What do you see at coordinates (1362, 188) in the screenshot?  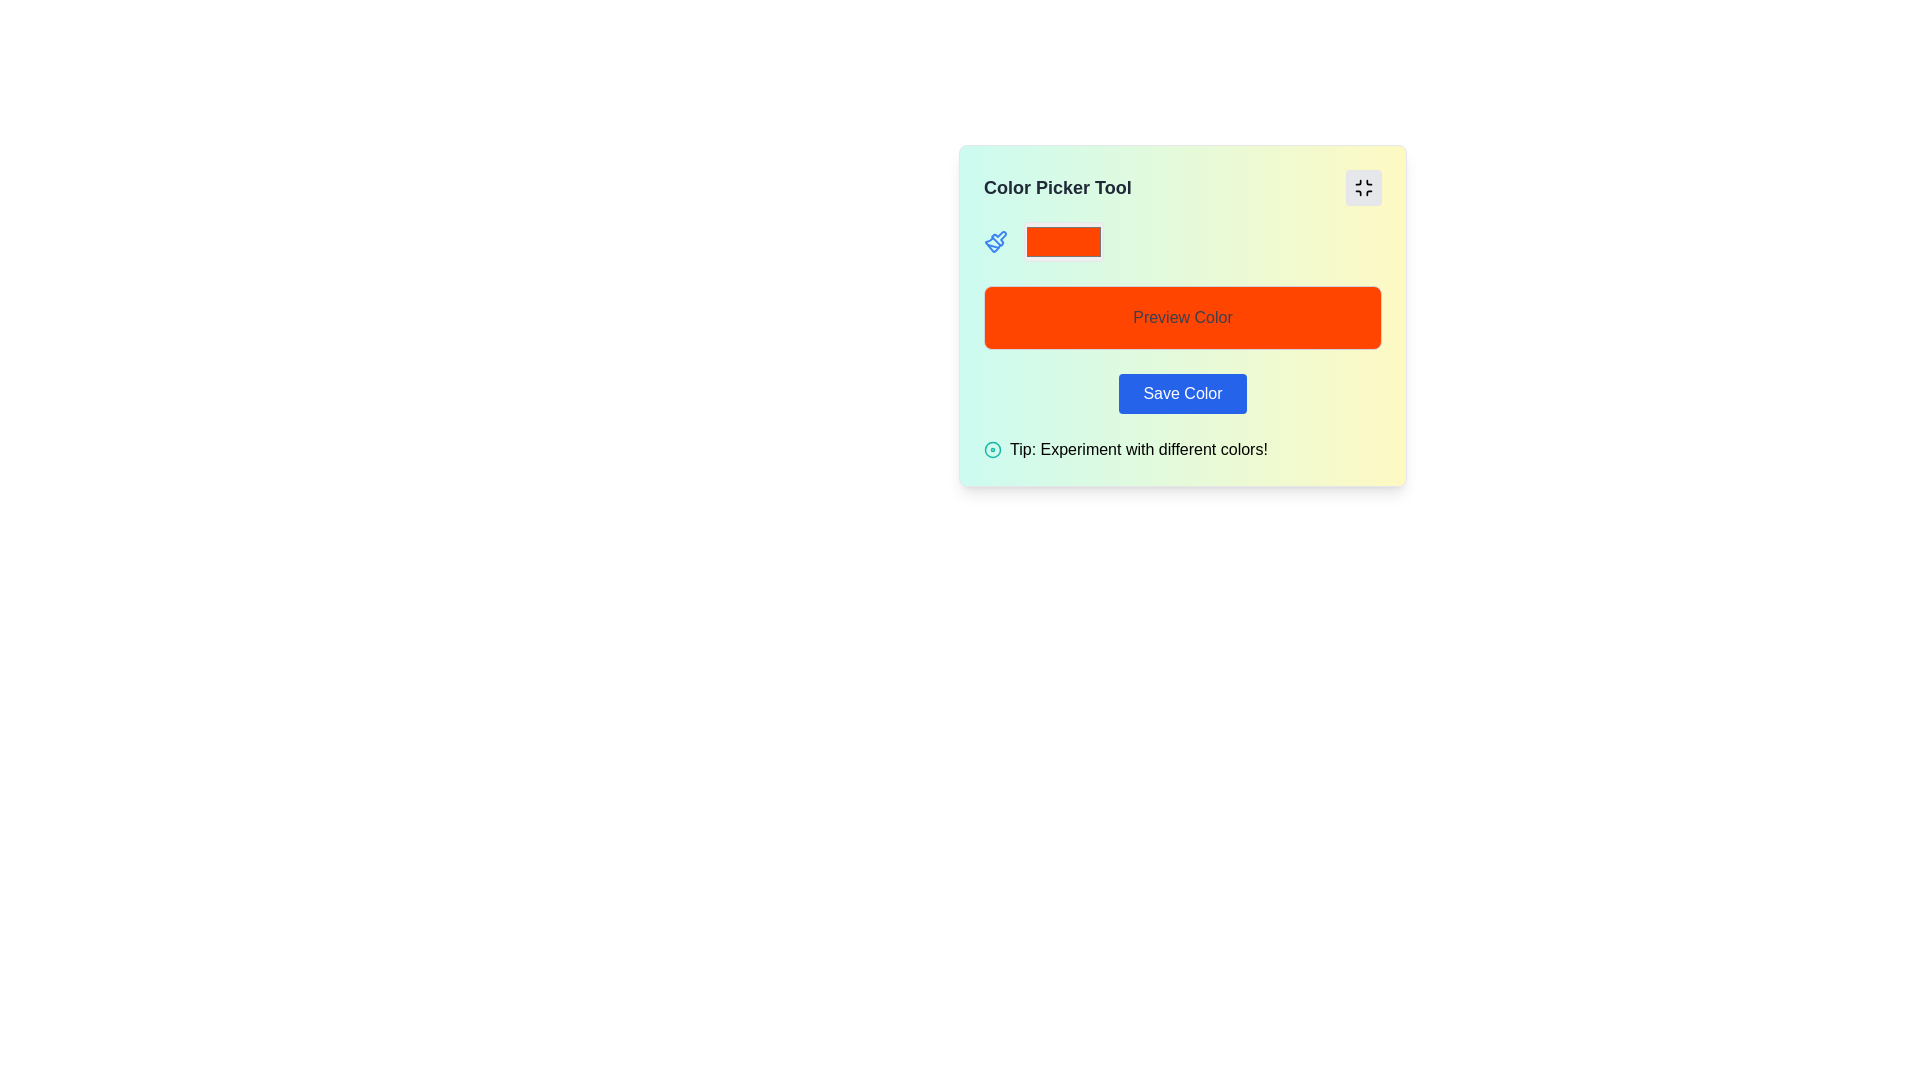 I see `the minimize button located in the top-right corner of the 'Color Picker Tool' box` at bounding box center [1362, 188].